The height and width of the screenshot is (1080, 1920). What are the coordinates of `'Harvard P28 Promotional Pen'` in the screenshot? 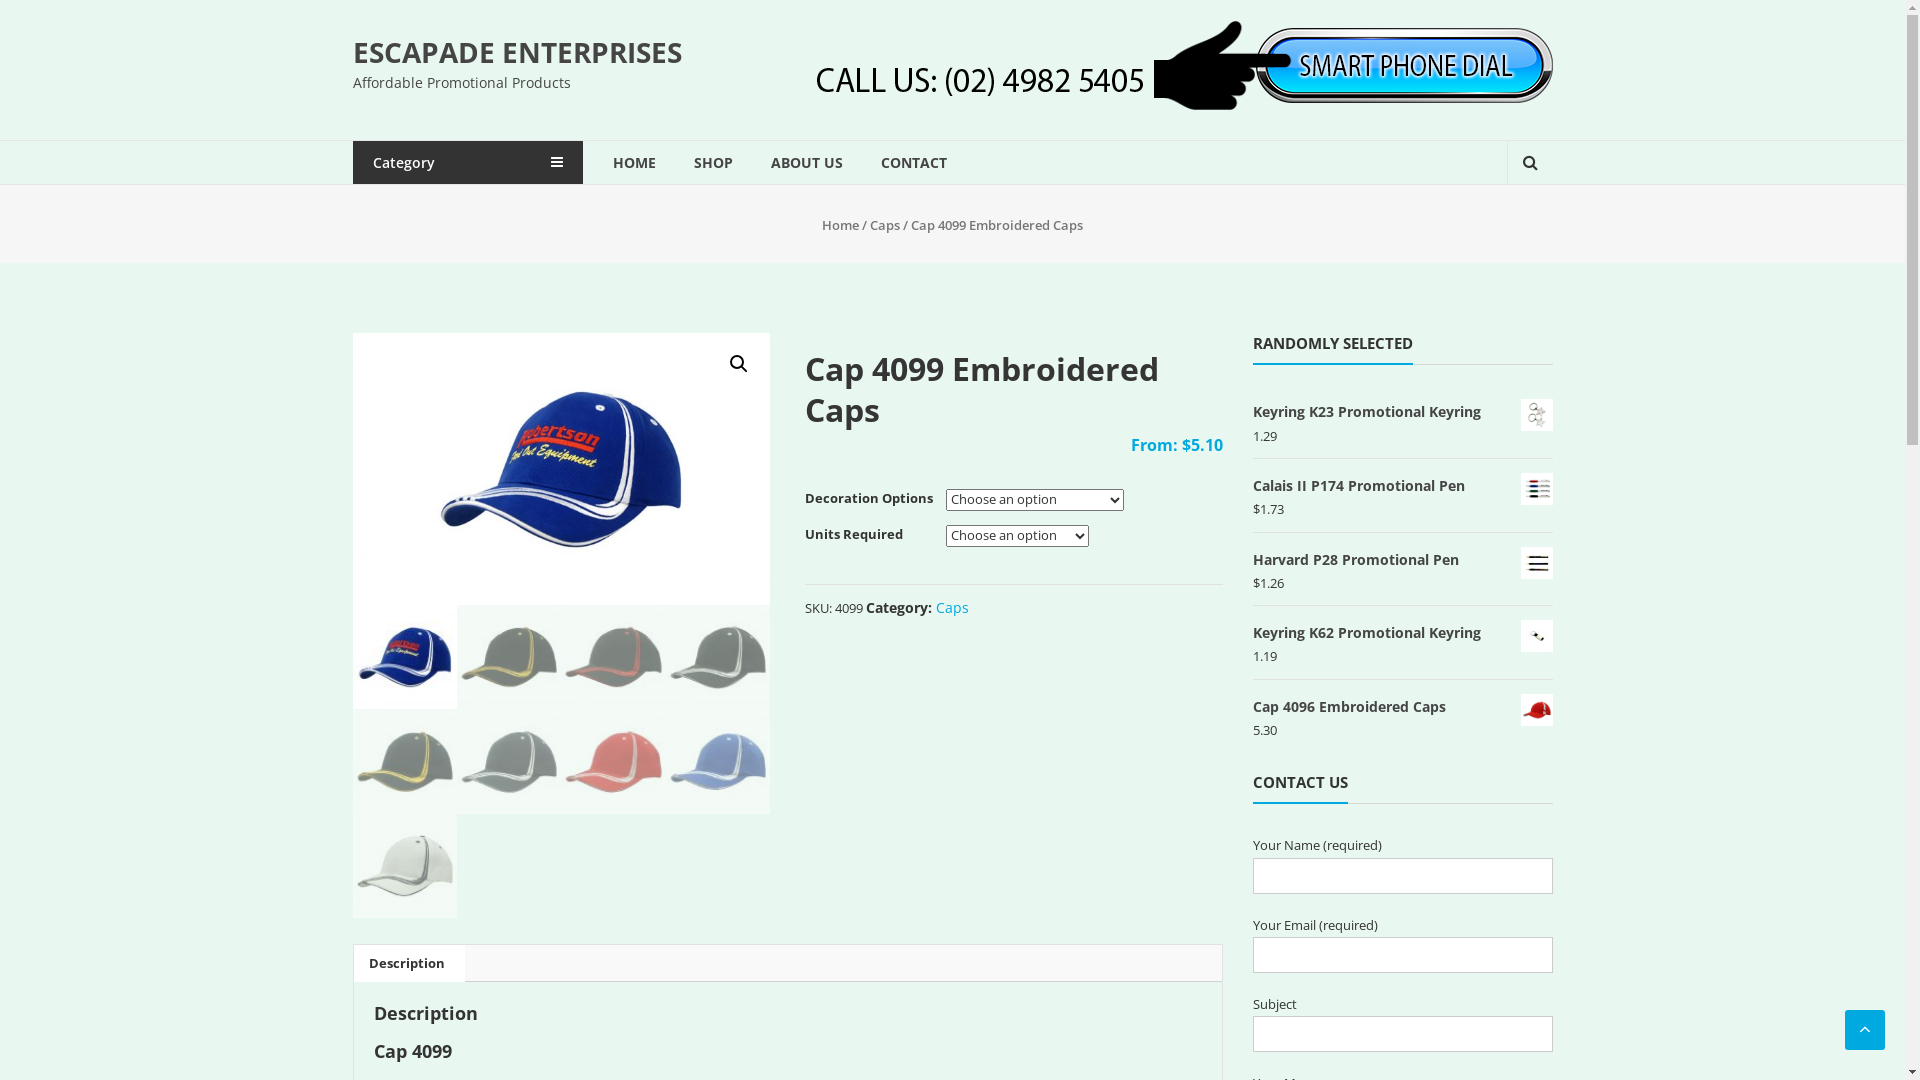 It's located at (1400, 559).